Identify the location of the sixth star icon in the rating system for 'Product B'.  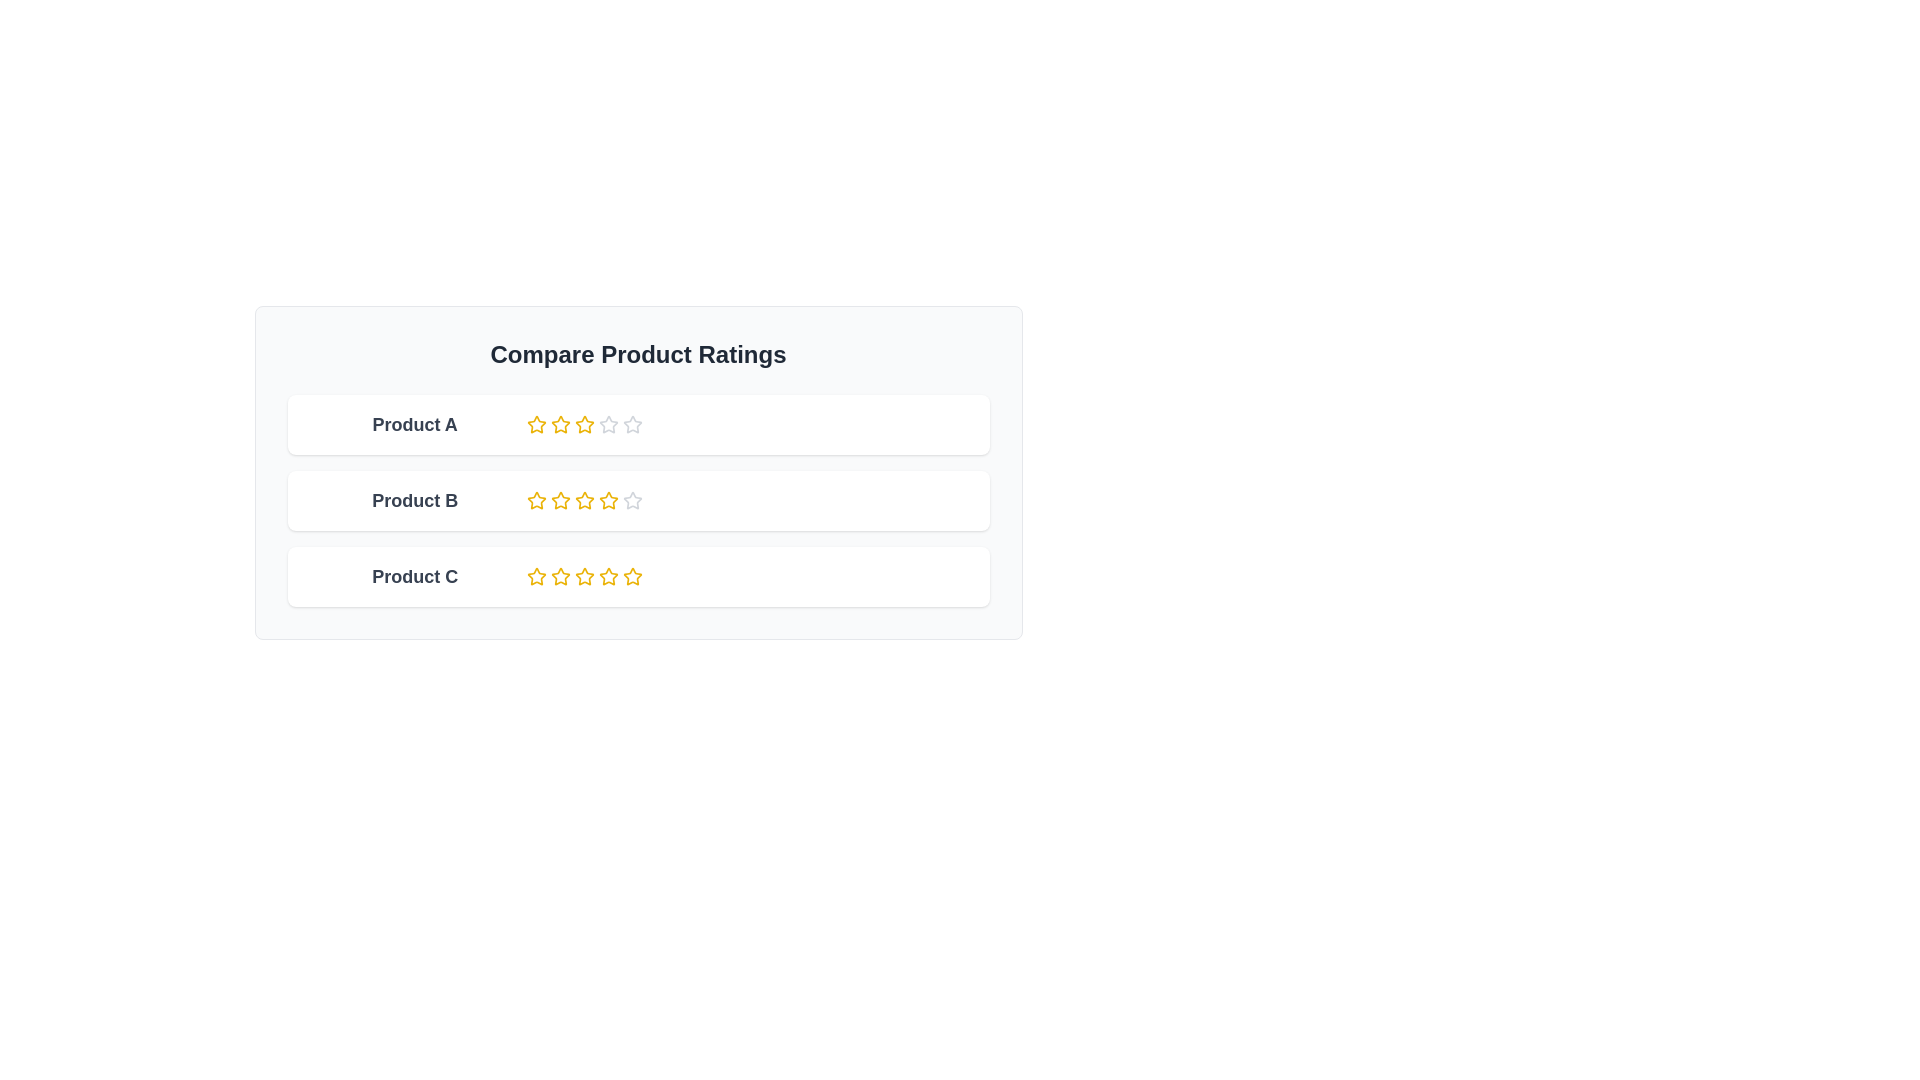
(631, 500).